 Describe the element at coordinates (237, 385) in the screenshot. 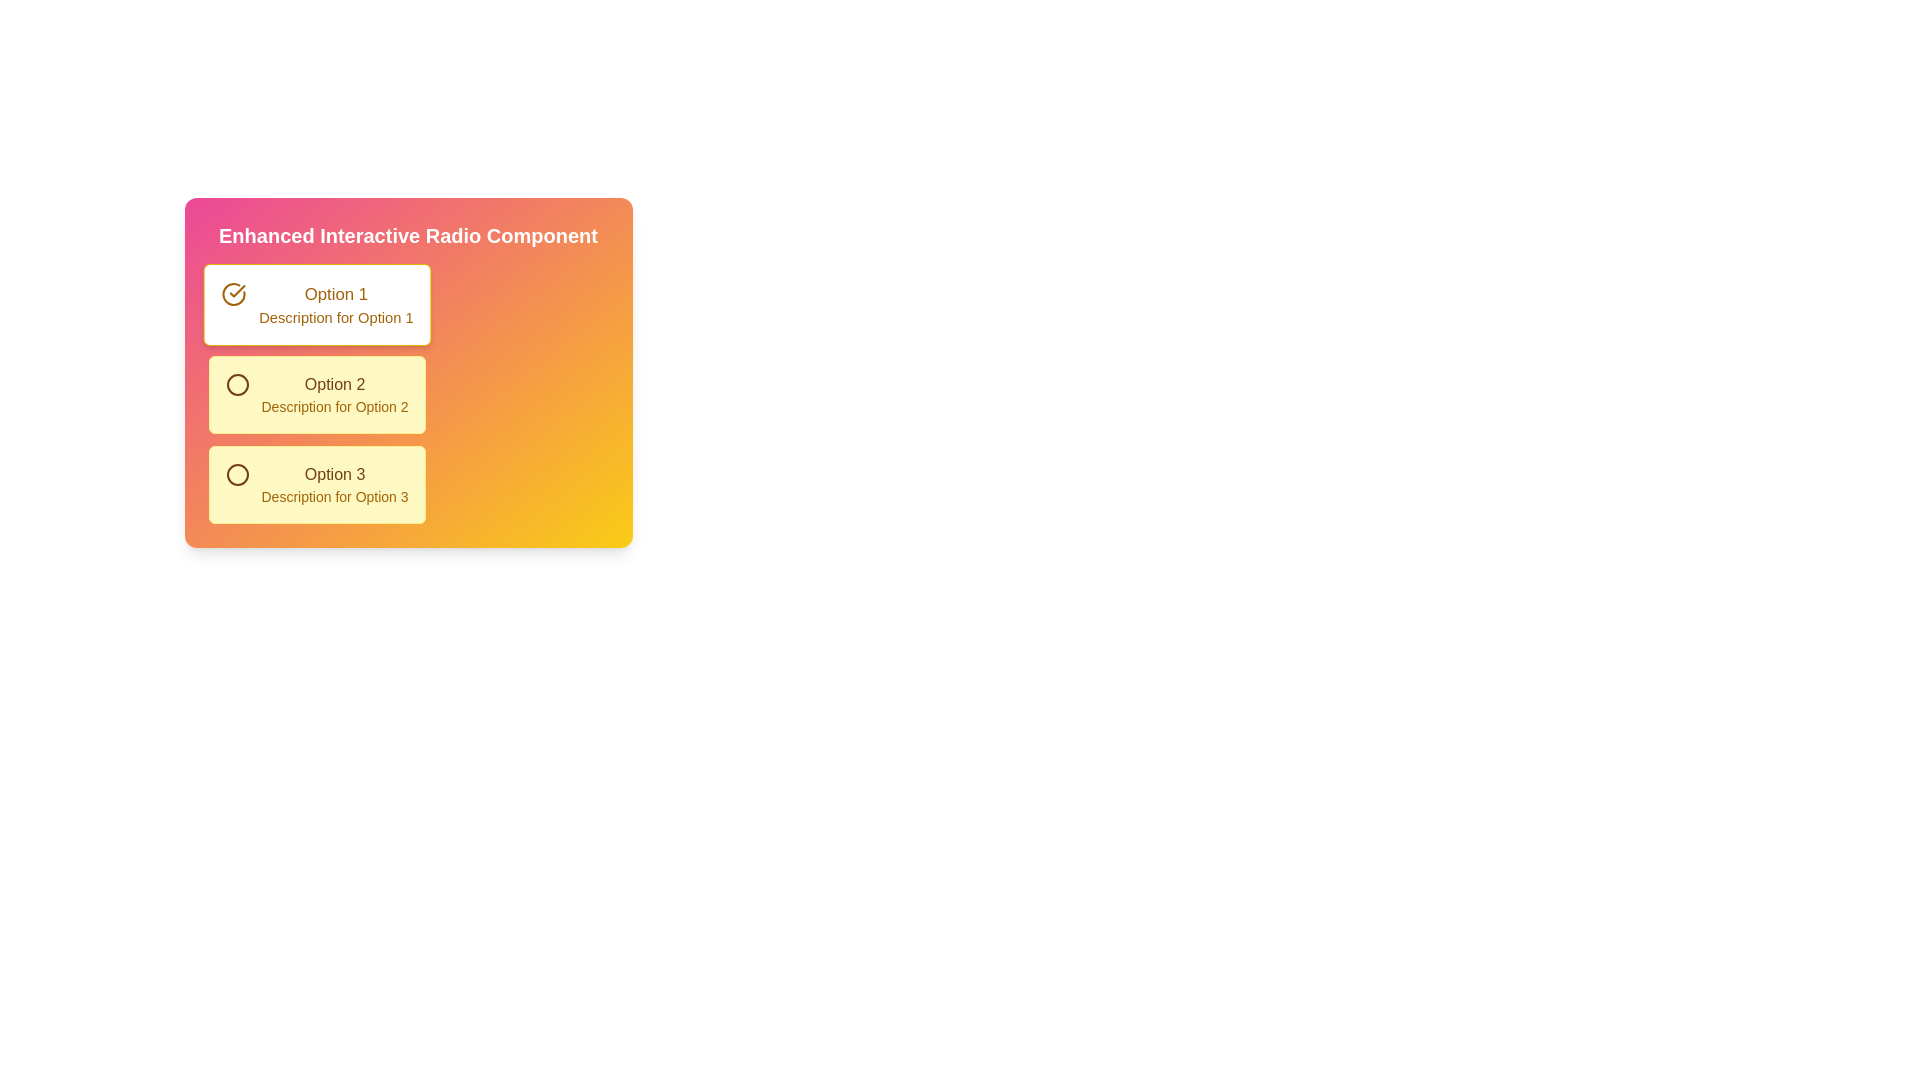

I see `the second radio button option labeled 'Option 2 - Description for Option 2' in the 'Enhanced Interactive Radio Component' card` at that location.